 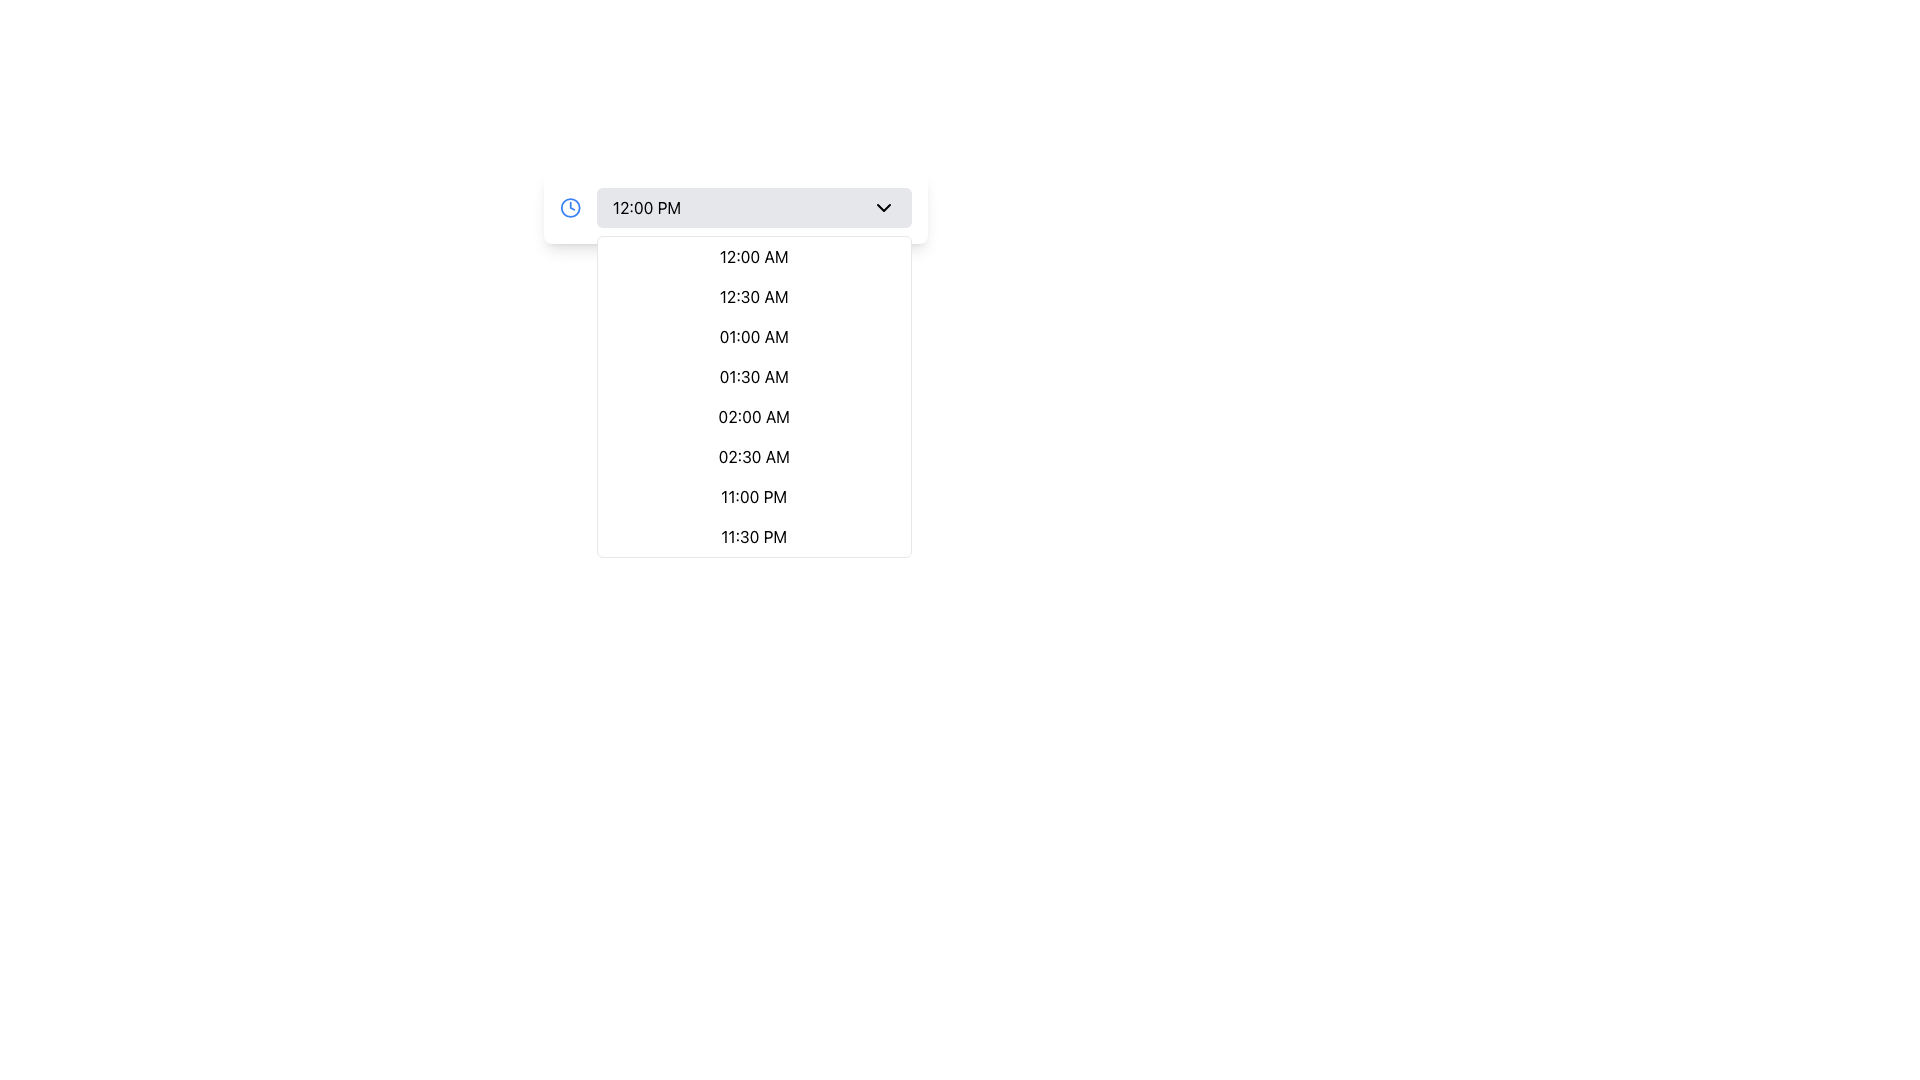 I want to click on the '11:30 PM' time selection option in the dropdown menu, which is styled in black font on a white background and is the last item in the list, so click(x=752, y=535).